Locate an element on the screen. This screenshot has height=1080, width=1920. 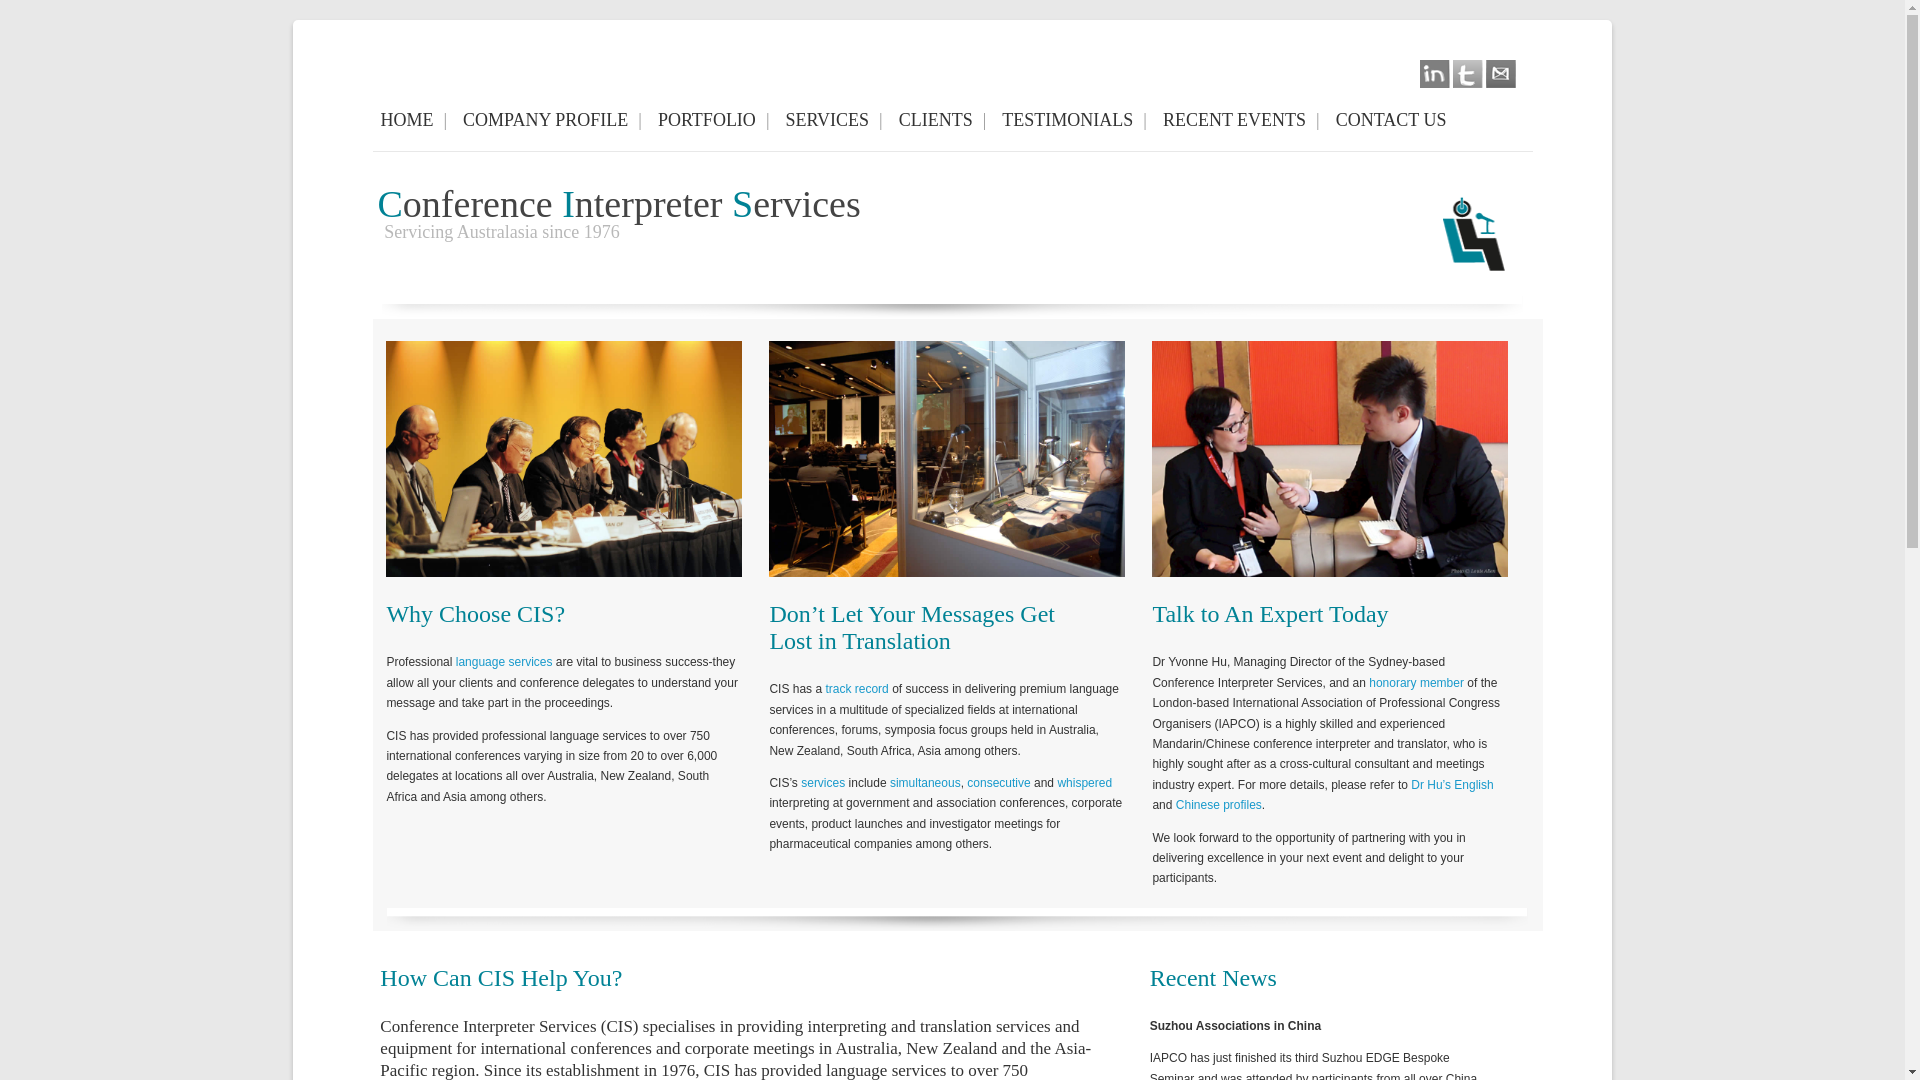
'RECENT EVENTS' is located at coordinates (1155, 120).